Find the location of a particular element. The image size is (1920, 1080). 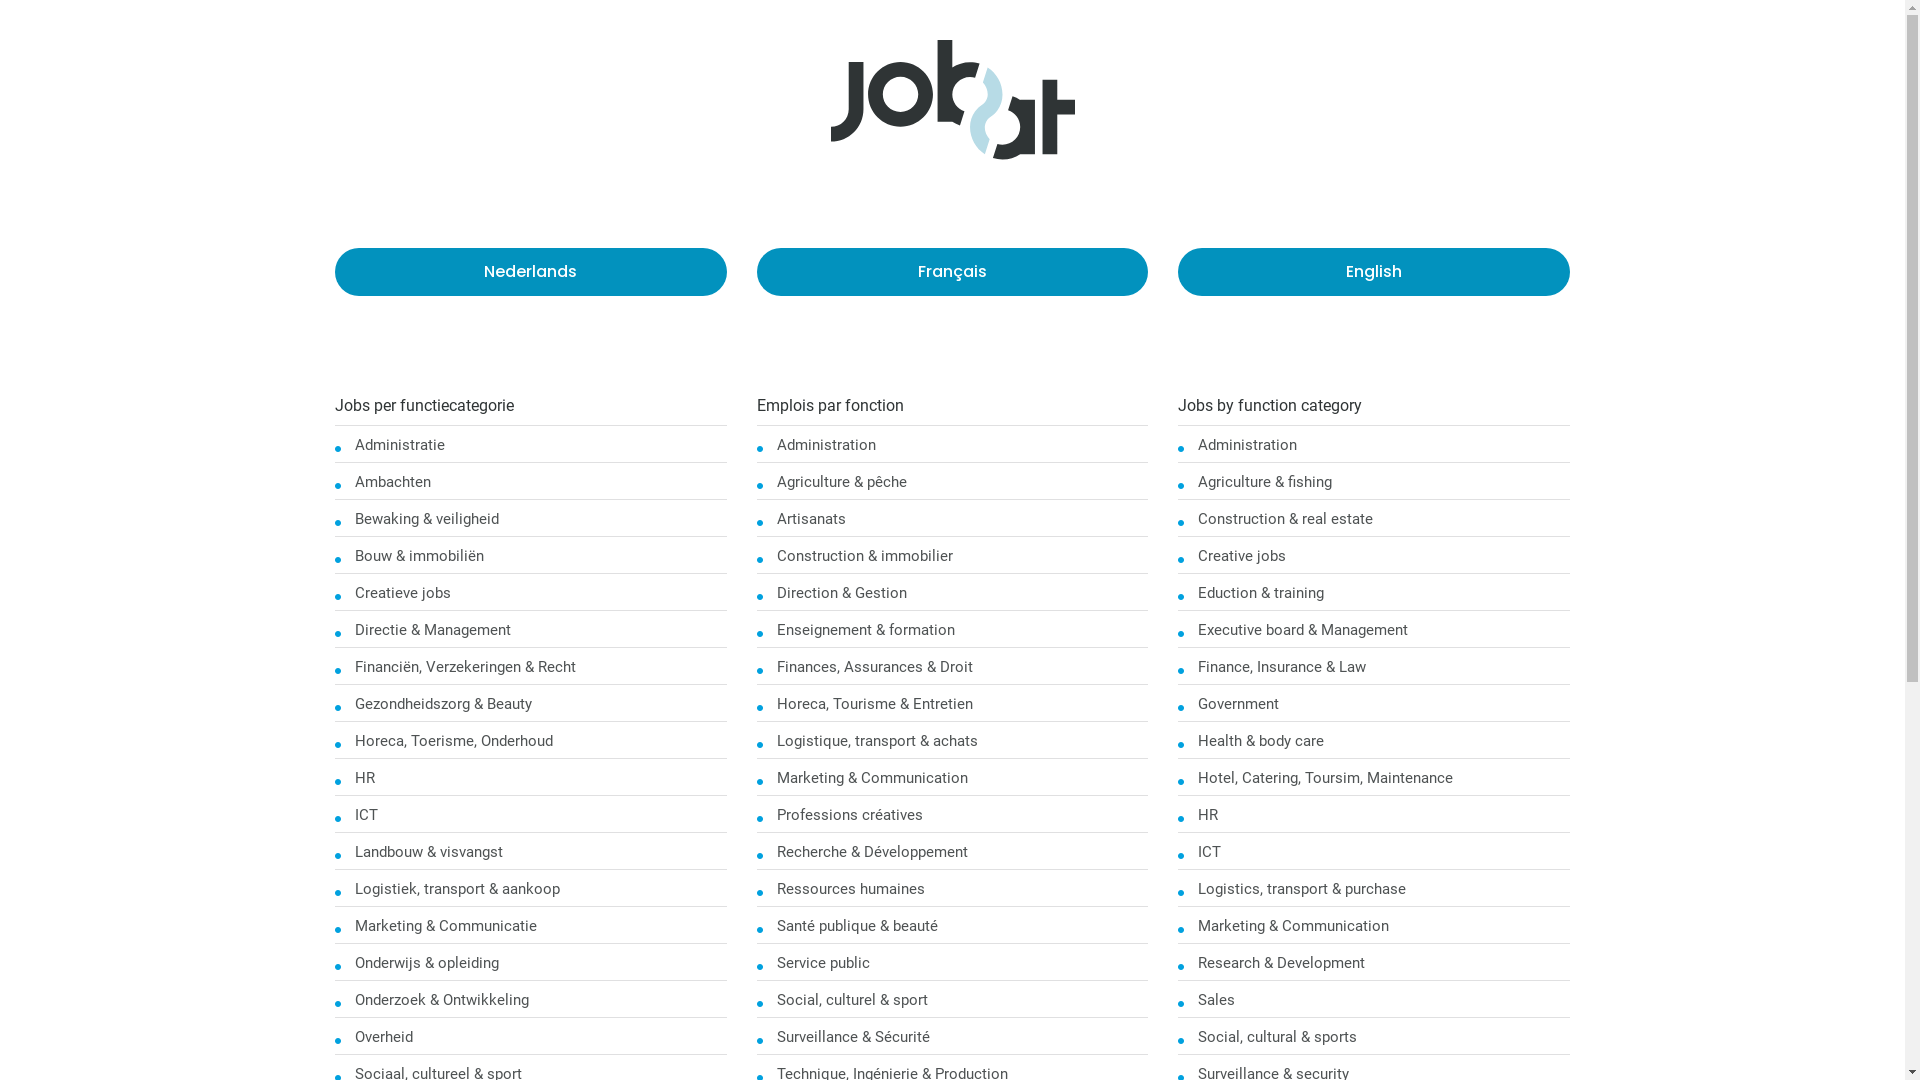

'Creatieve jobs' is located at coordinates (402, 592).